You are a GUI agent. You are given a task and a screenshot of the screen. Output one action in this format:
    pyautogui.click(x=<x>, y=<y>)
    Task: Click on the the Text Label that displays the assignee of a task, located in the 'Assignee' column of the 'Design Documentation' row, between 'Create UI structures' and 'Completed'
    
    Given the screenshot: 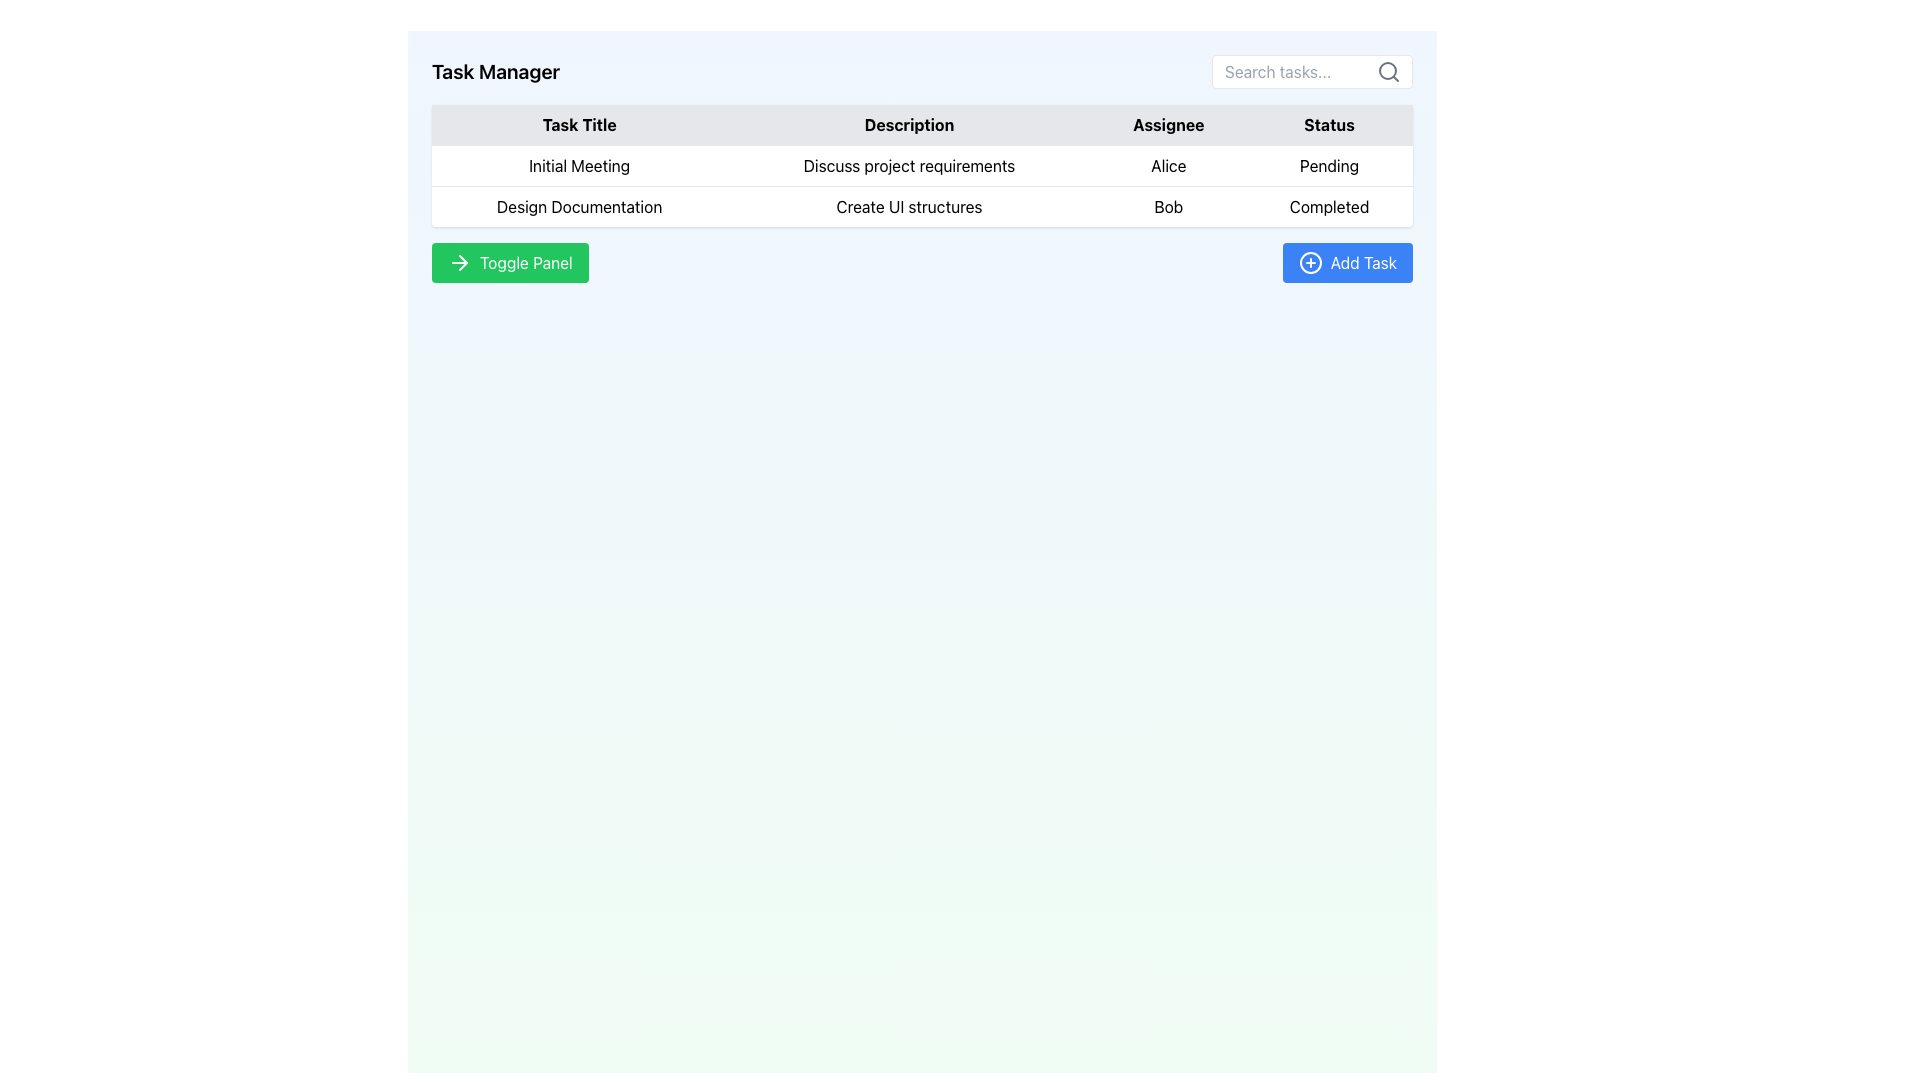 What is the action you would take?
    pyautogui.click(x=1168, y=206)
    